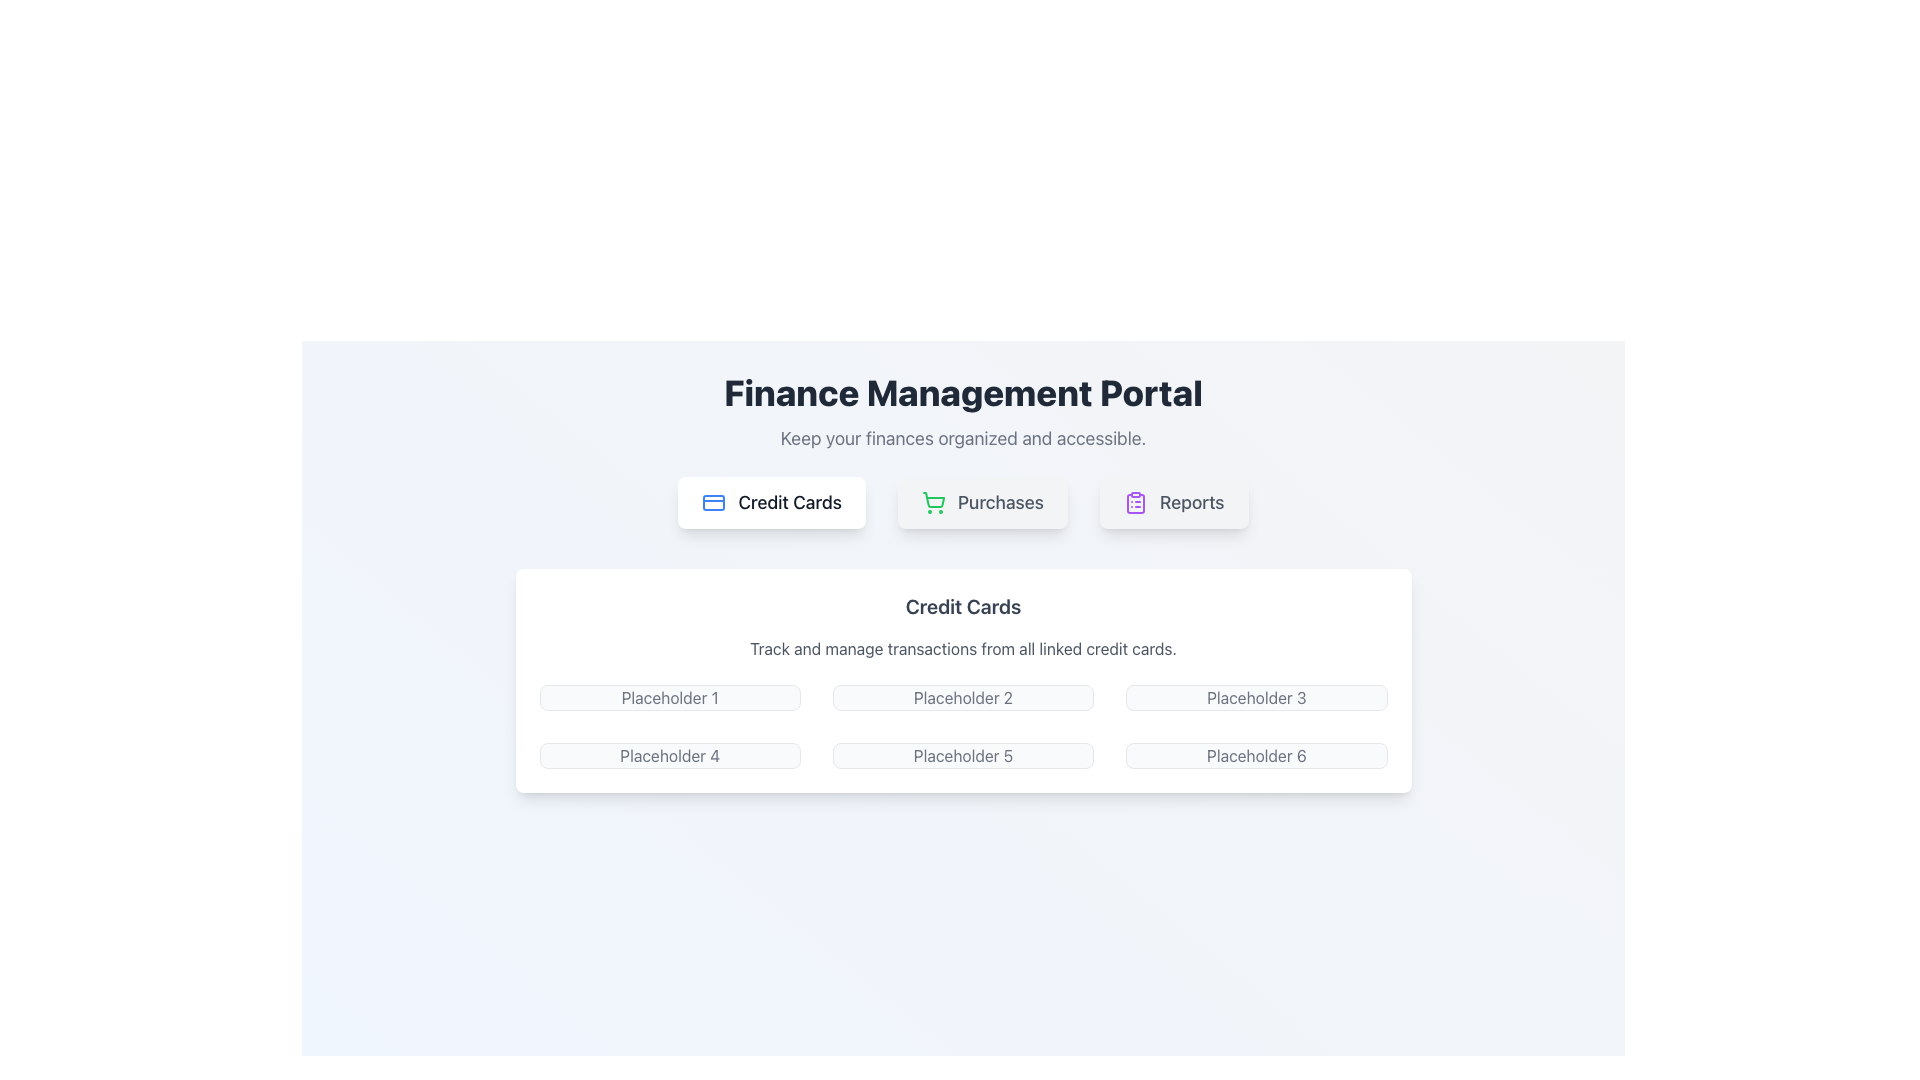 The height and width of the screenshot is (1080, 1920). What do you see at coordinates (963, 438) in the screenshot?
I see `text displaying 'Keep your finances organized and accessible.' which is centrally aligned beneath the heading 'Finance Management Portal.'` at bounding box center [963, 438].